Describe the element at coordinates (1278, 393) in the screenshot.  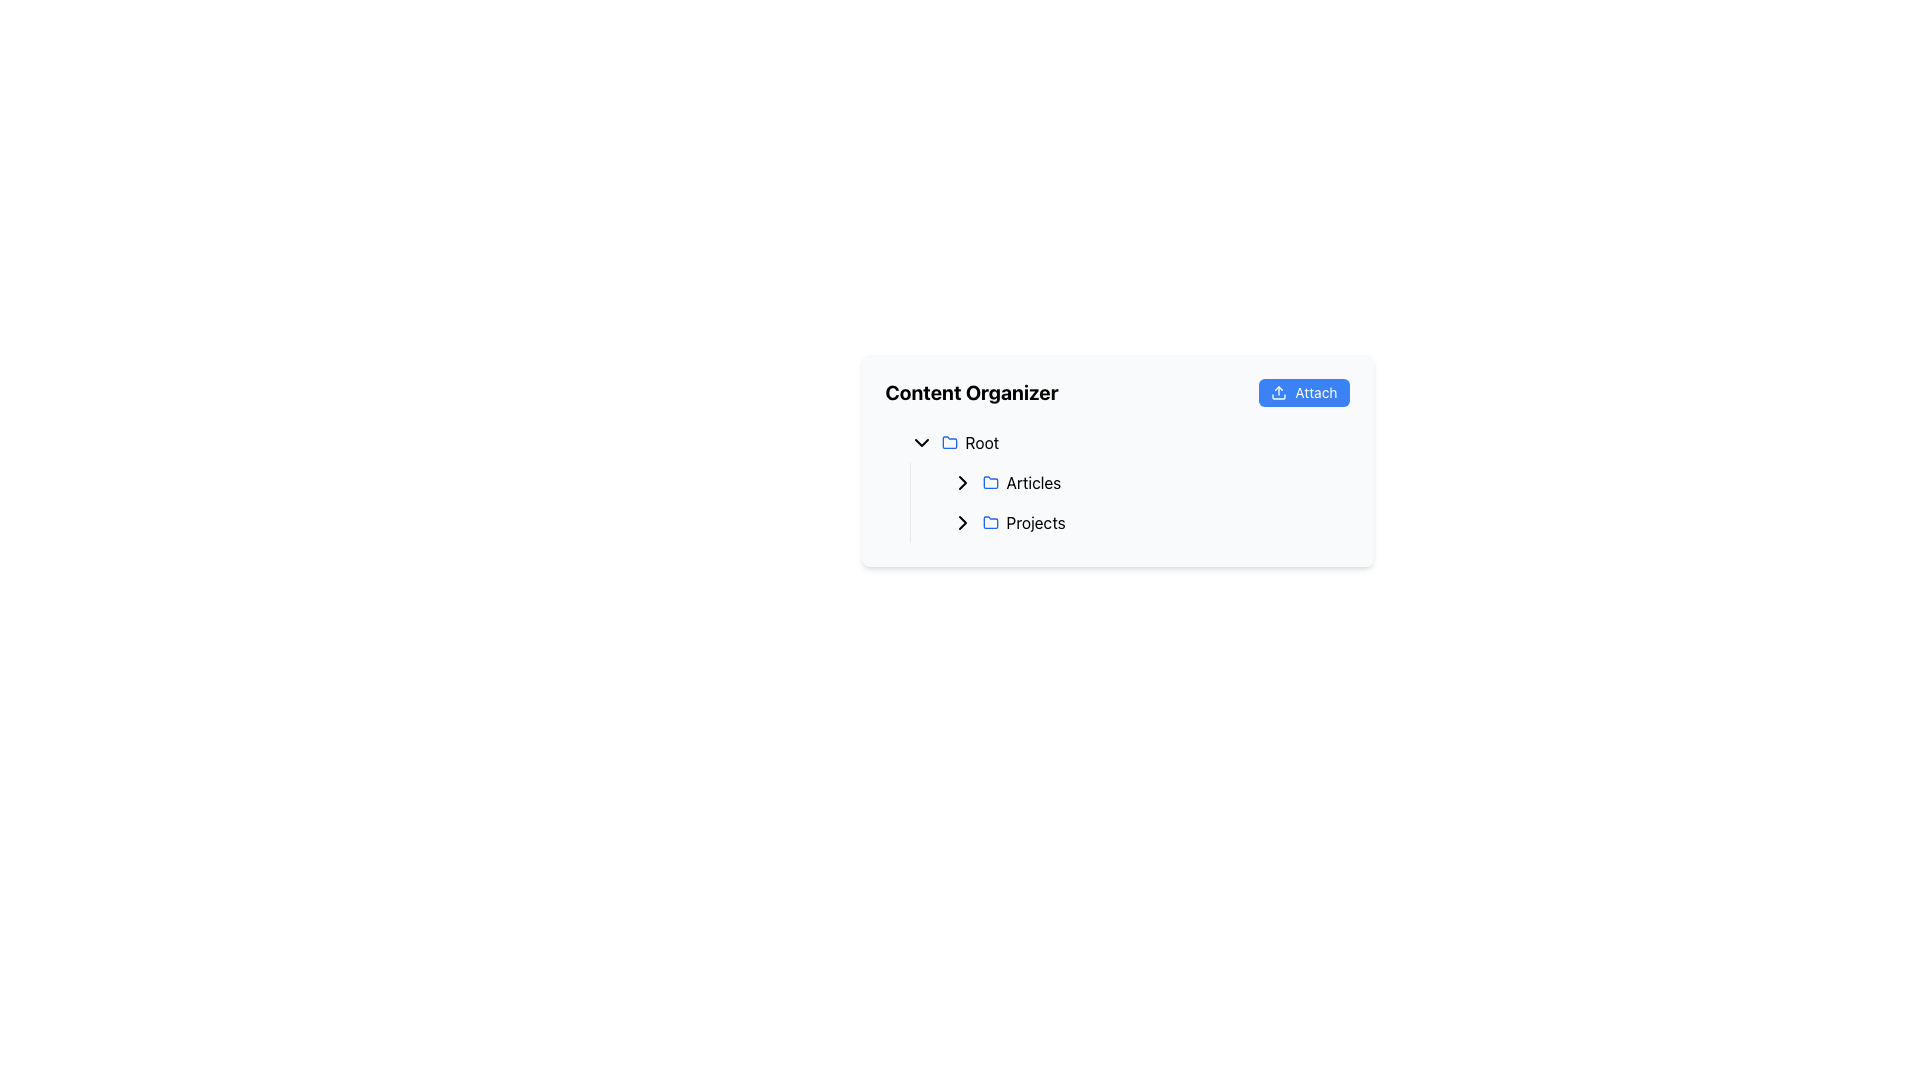
I see `the 'Attach' button by clicking on the upload icon located in the top-right corner of the content management interface` at that location.